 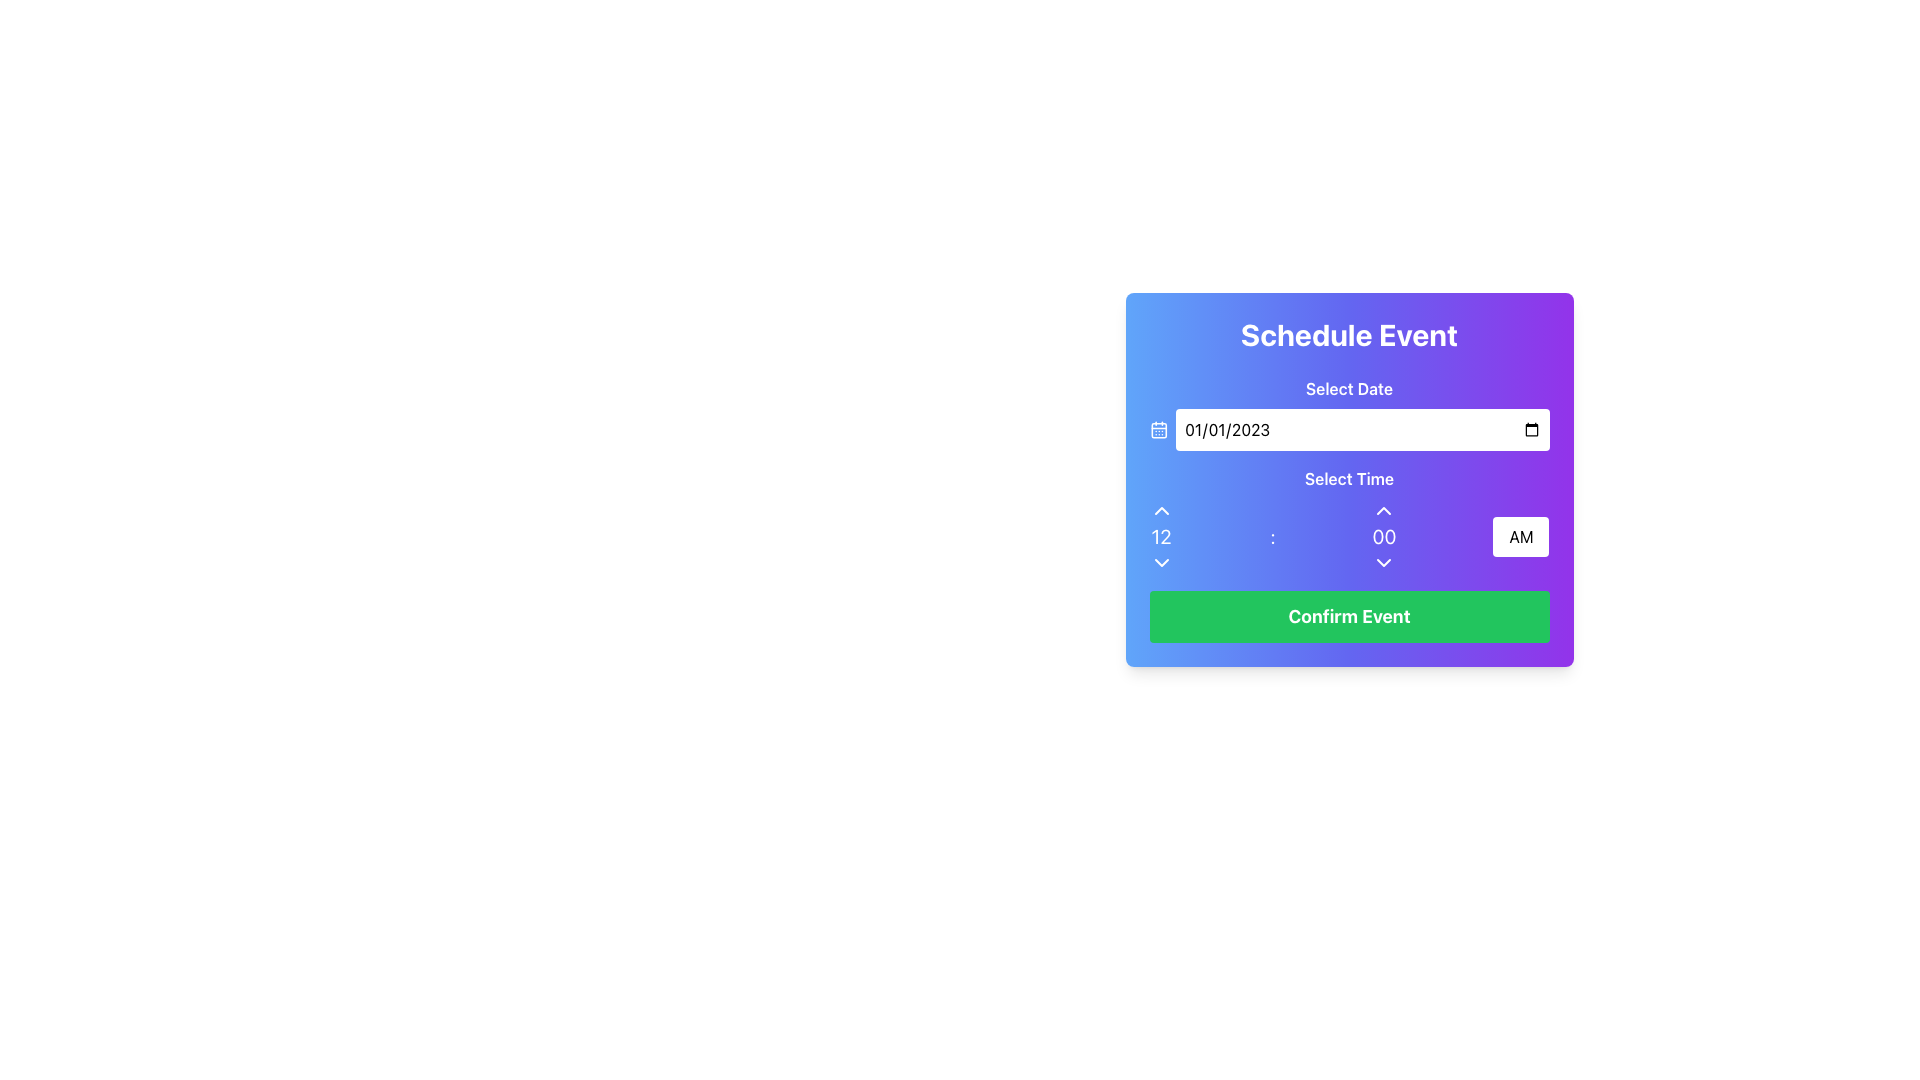 What do you see at coordinates (1349, 616) in the screenshot?
I see `the confirm button located below the 'Select Time' section within the event scheduling panel to trigger hover effects` at bounding box center [1349, 616].